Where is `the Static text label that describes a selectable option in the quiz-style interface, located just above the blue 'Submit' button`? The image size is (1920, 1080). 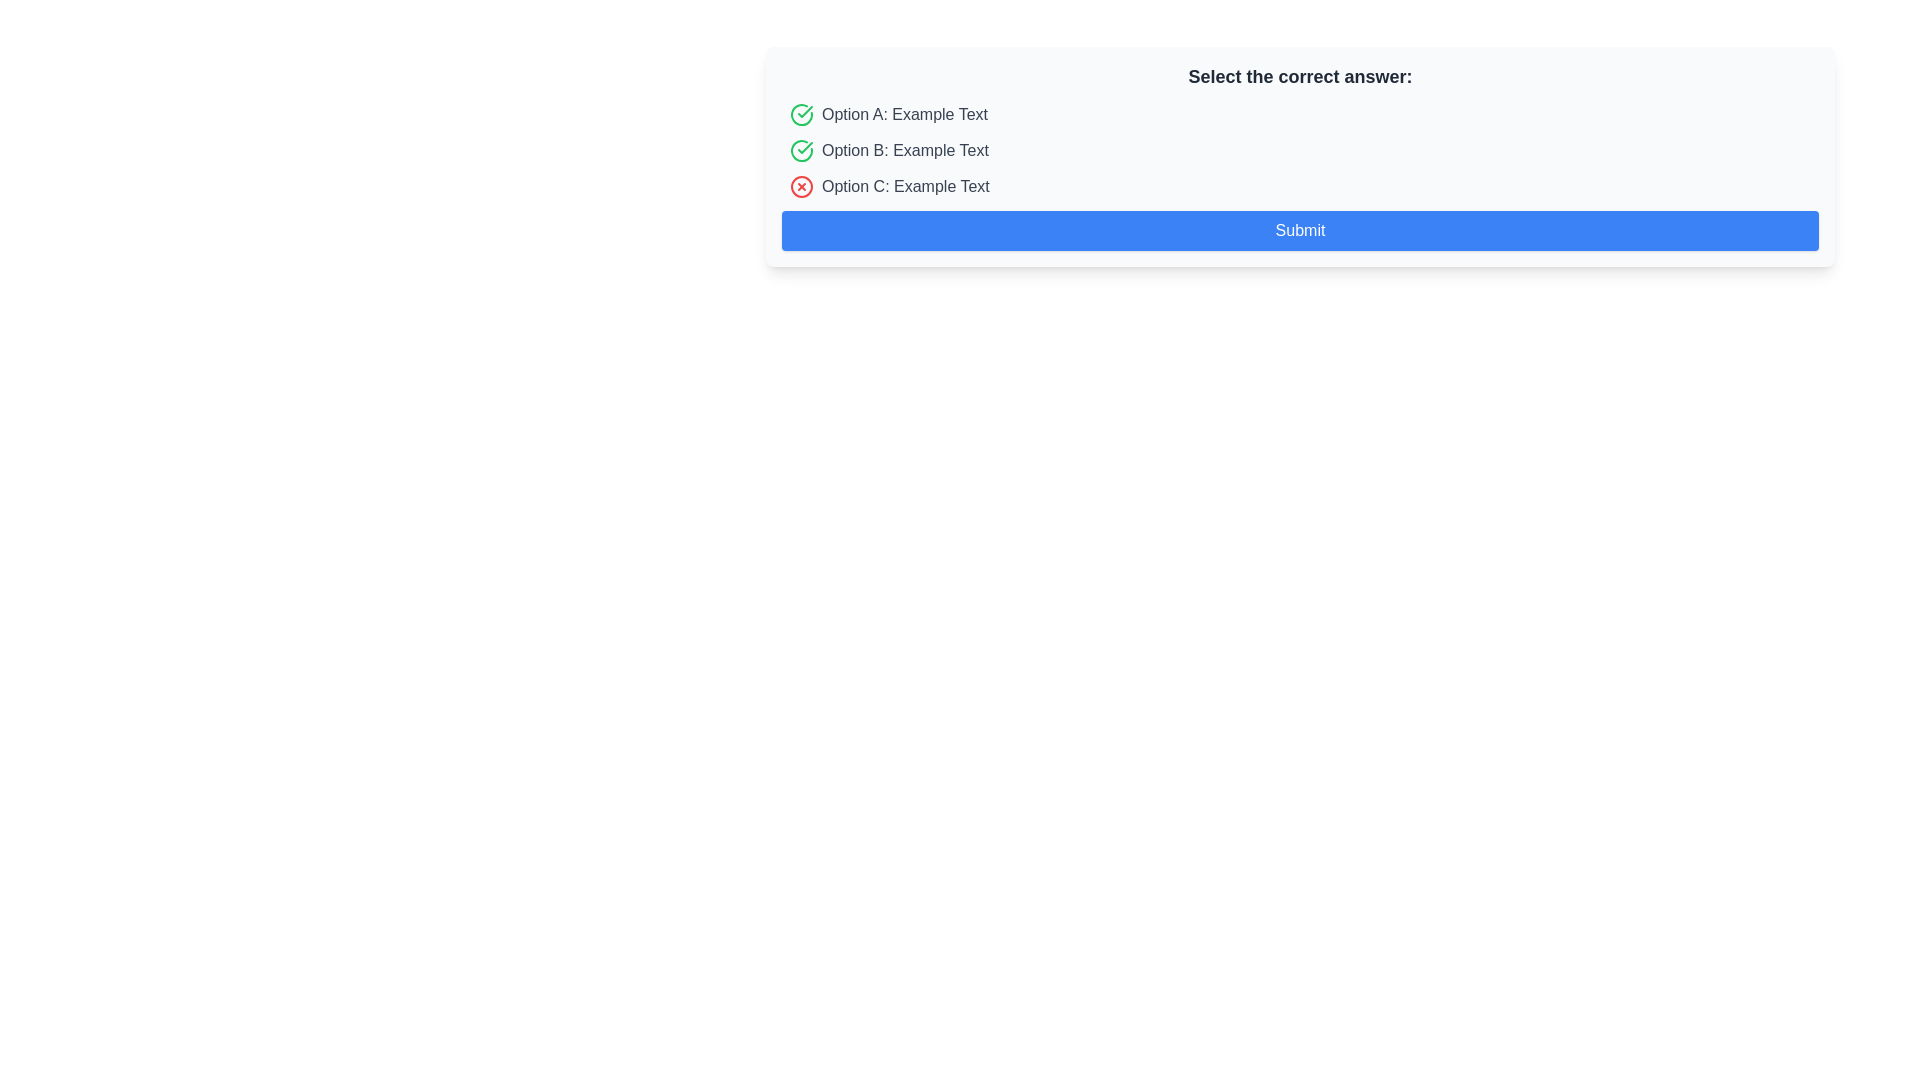 the Static text label that describes a selectable option in the quiz-style interface, located just above the blue 'Submit' button is located at coordinates (904, 186).